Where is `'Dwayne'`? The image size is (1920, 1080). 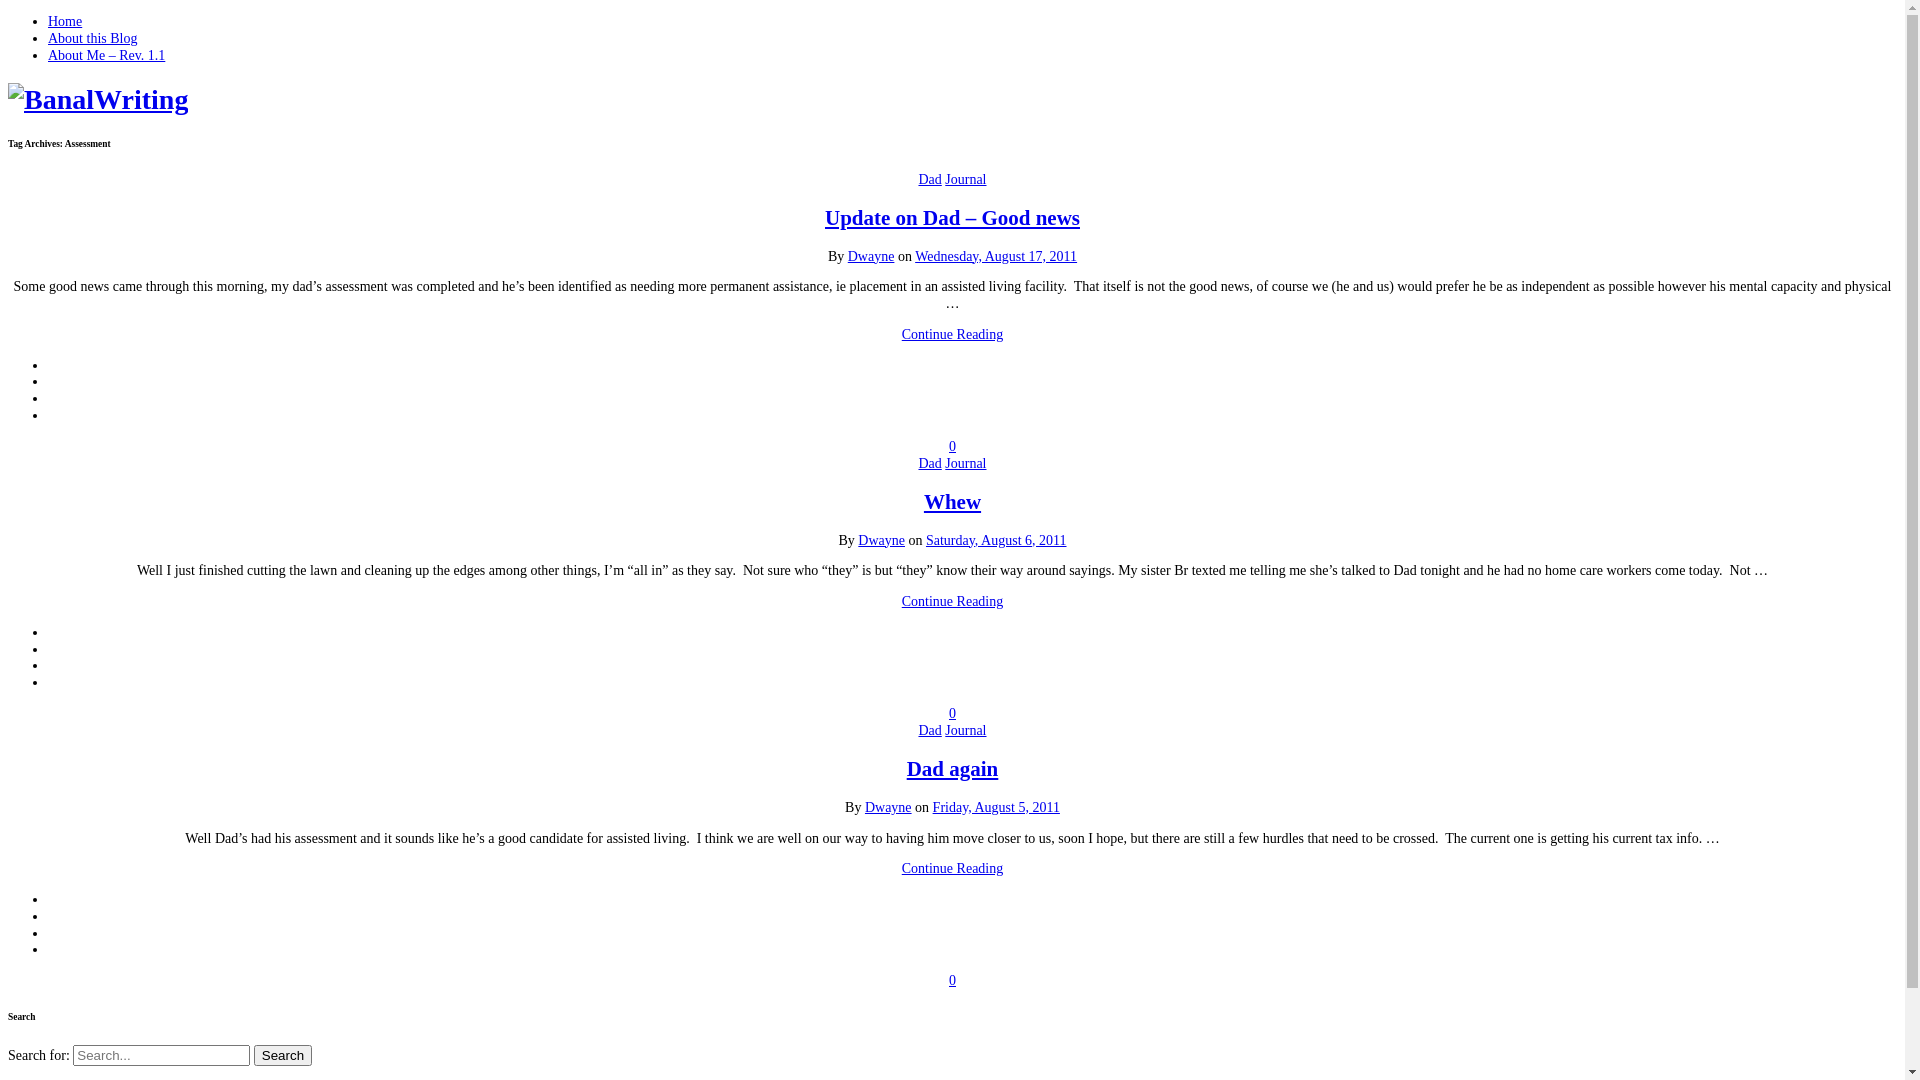
'Dwayne' is located at coordinates (871, 254).